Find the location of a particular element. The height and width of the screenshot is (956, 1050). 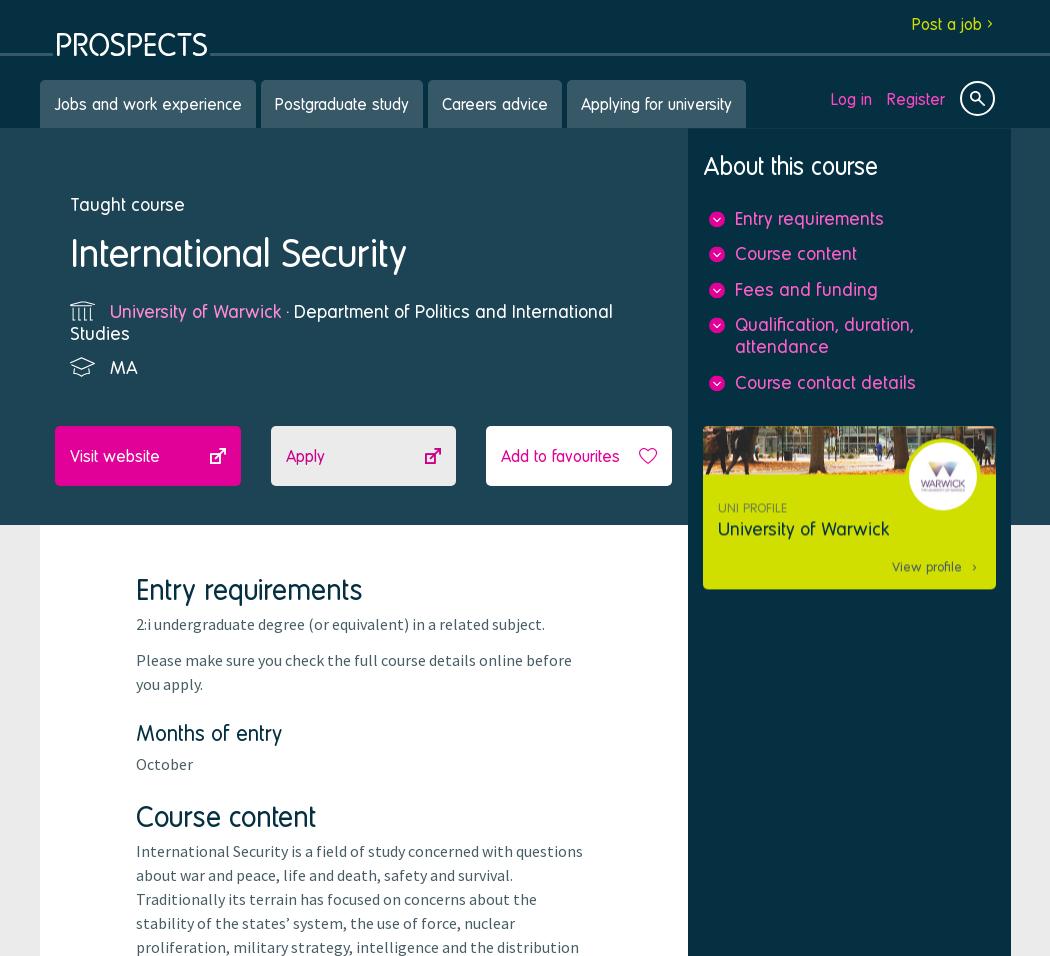

'Log in' is located at coordinates (851, 96).